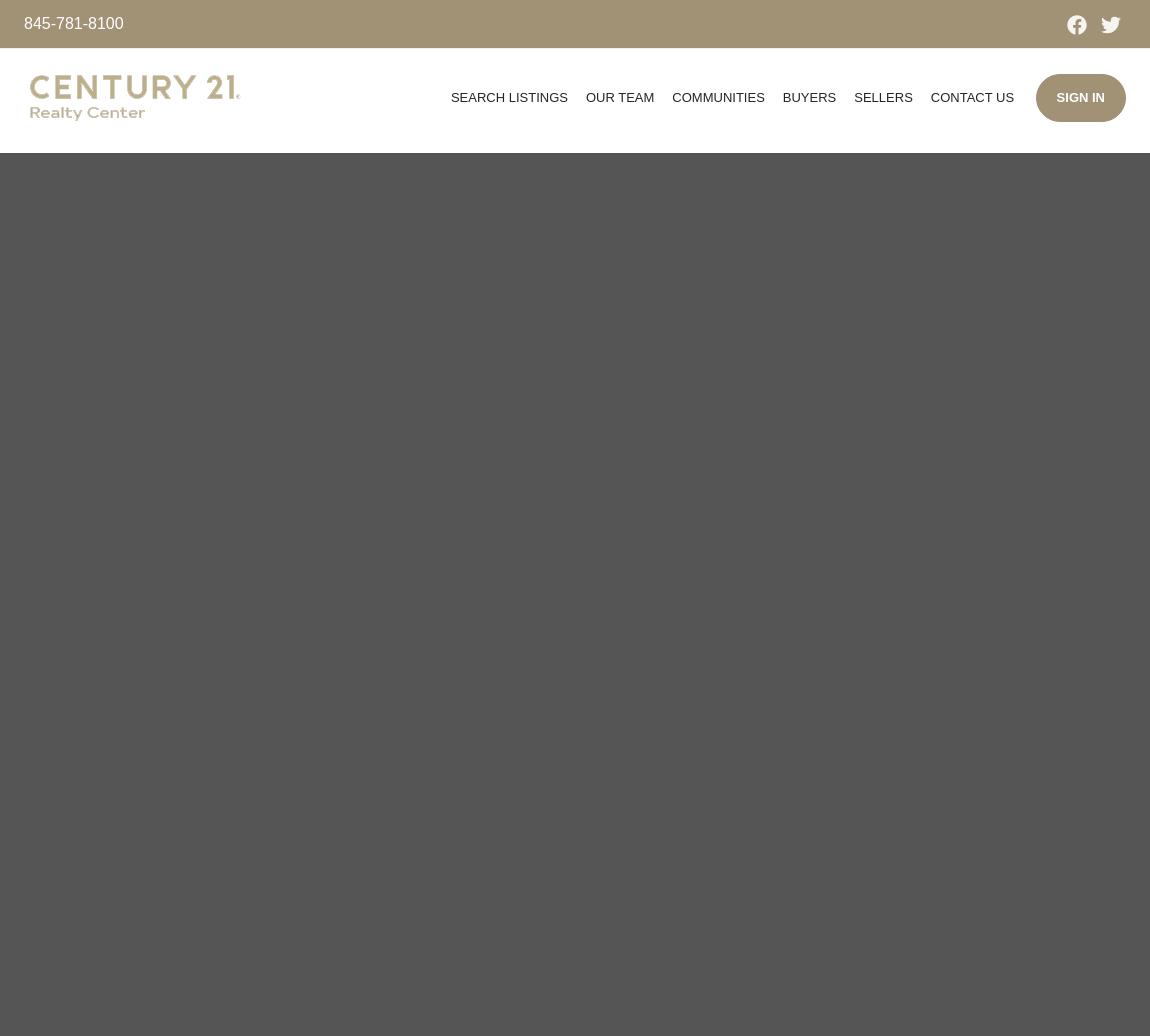 The image size is (1150, 1036). Describe the element at coordinates (882, 139) in the screenshot. I see `'Marketing Plan'` at that location.